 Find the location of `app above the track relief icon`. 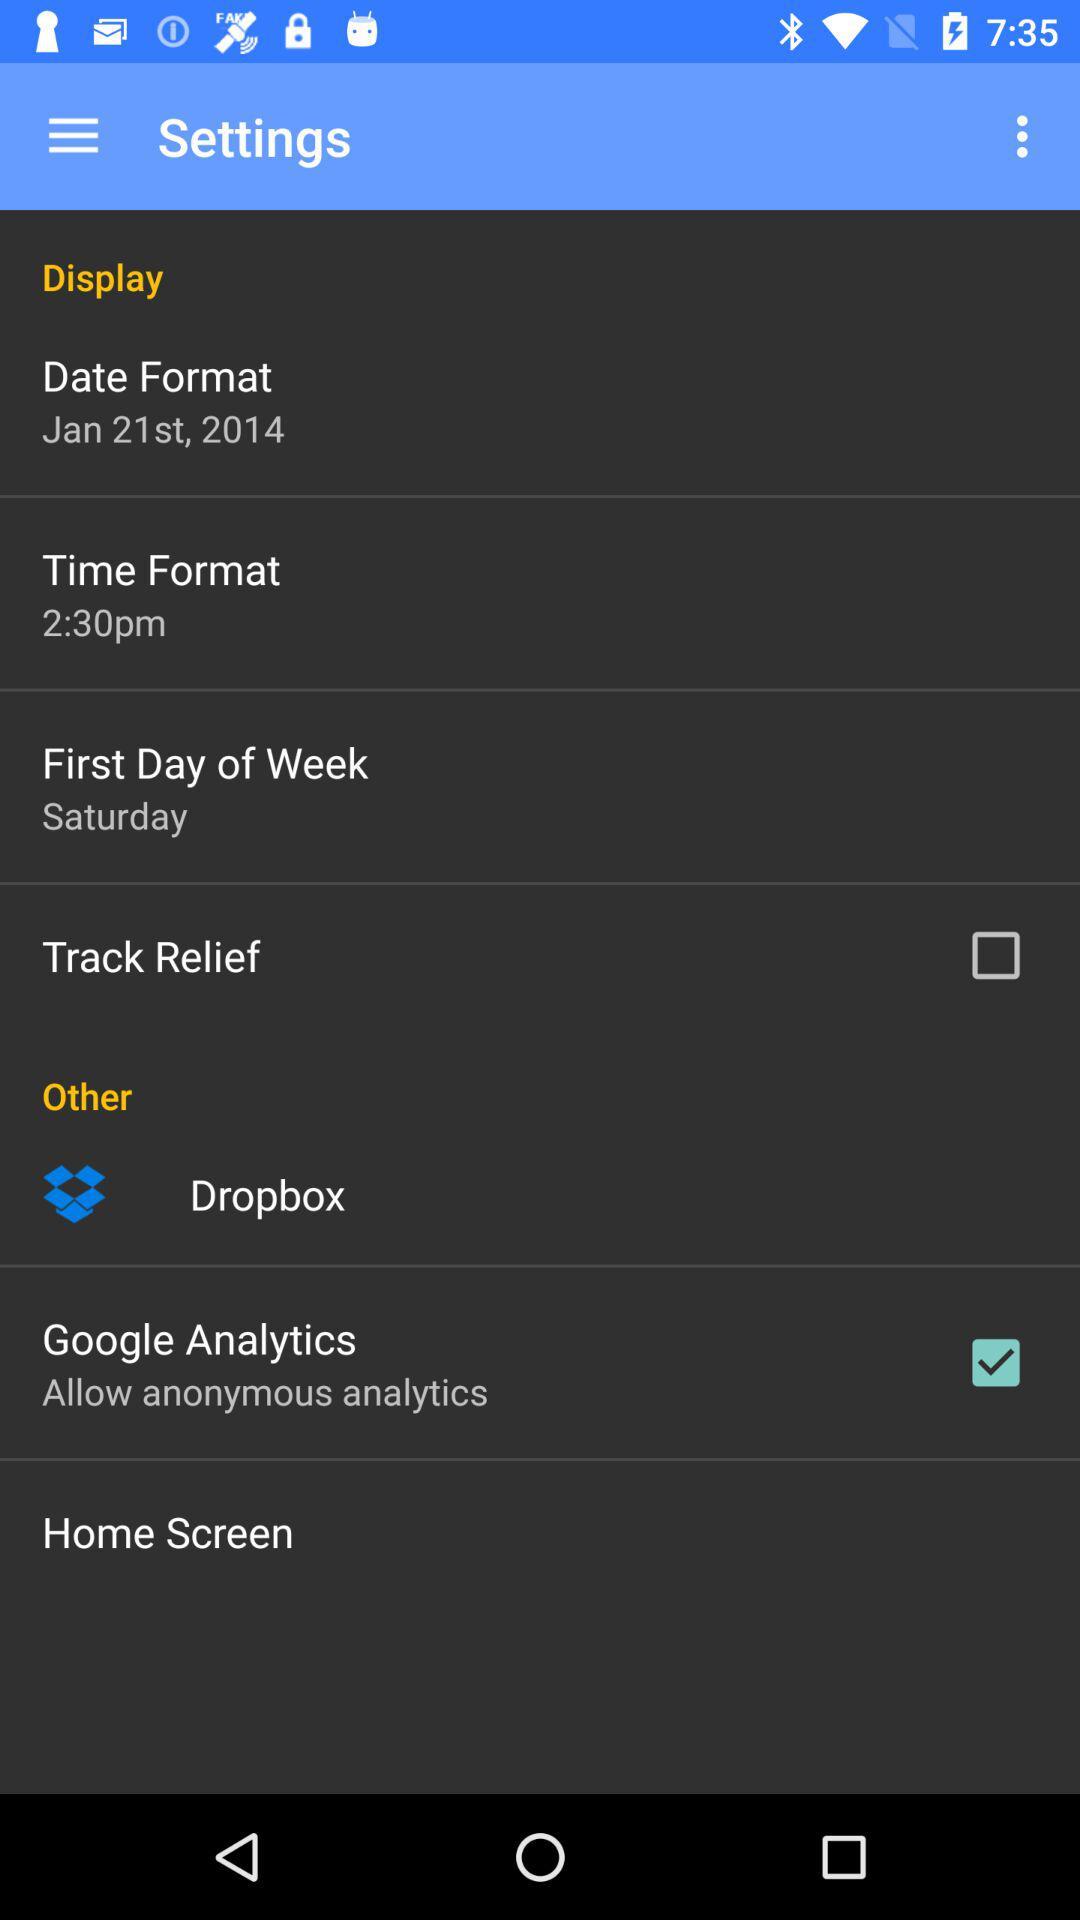

app above the track relief icon is located at coordinates (114, 815).